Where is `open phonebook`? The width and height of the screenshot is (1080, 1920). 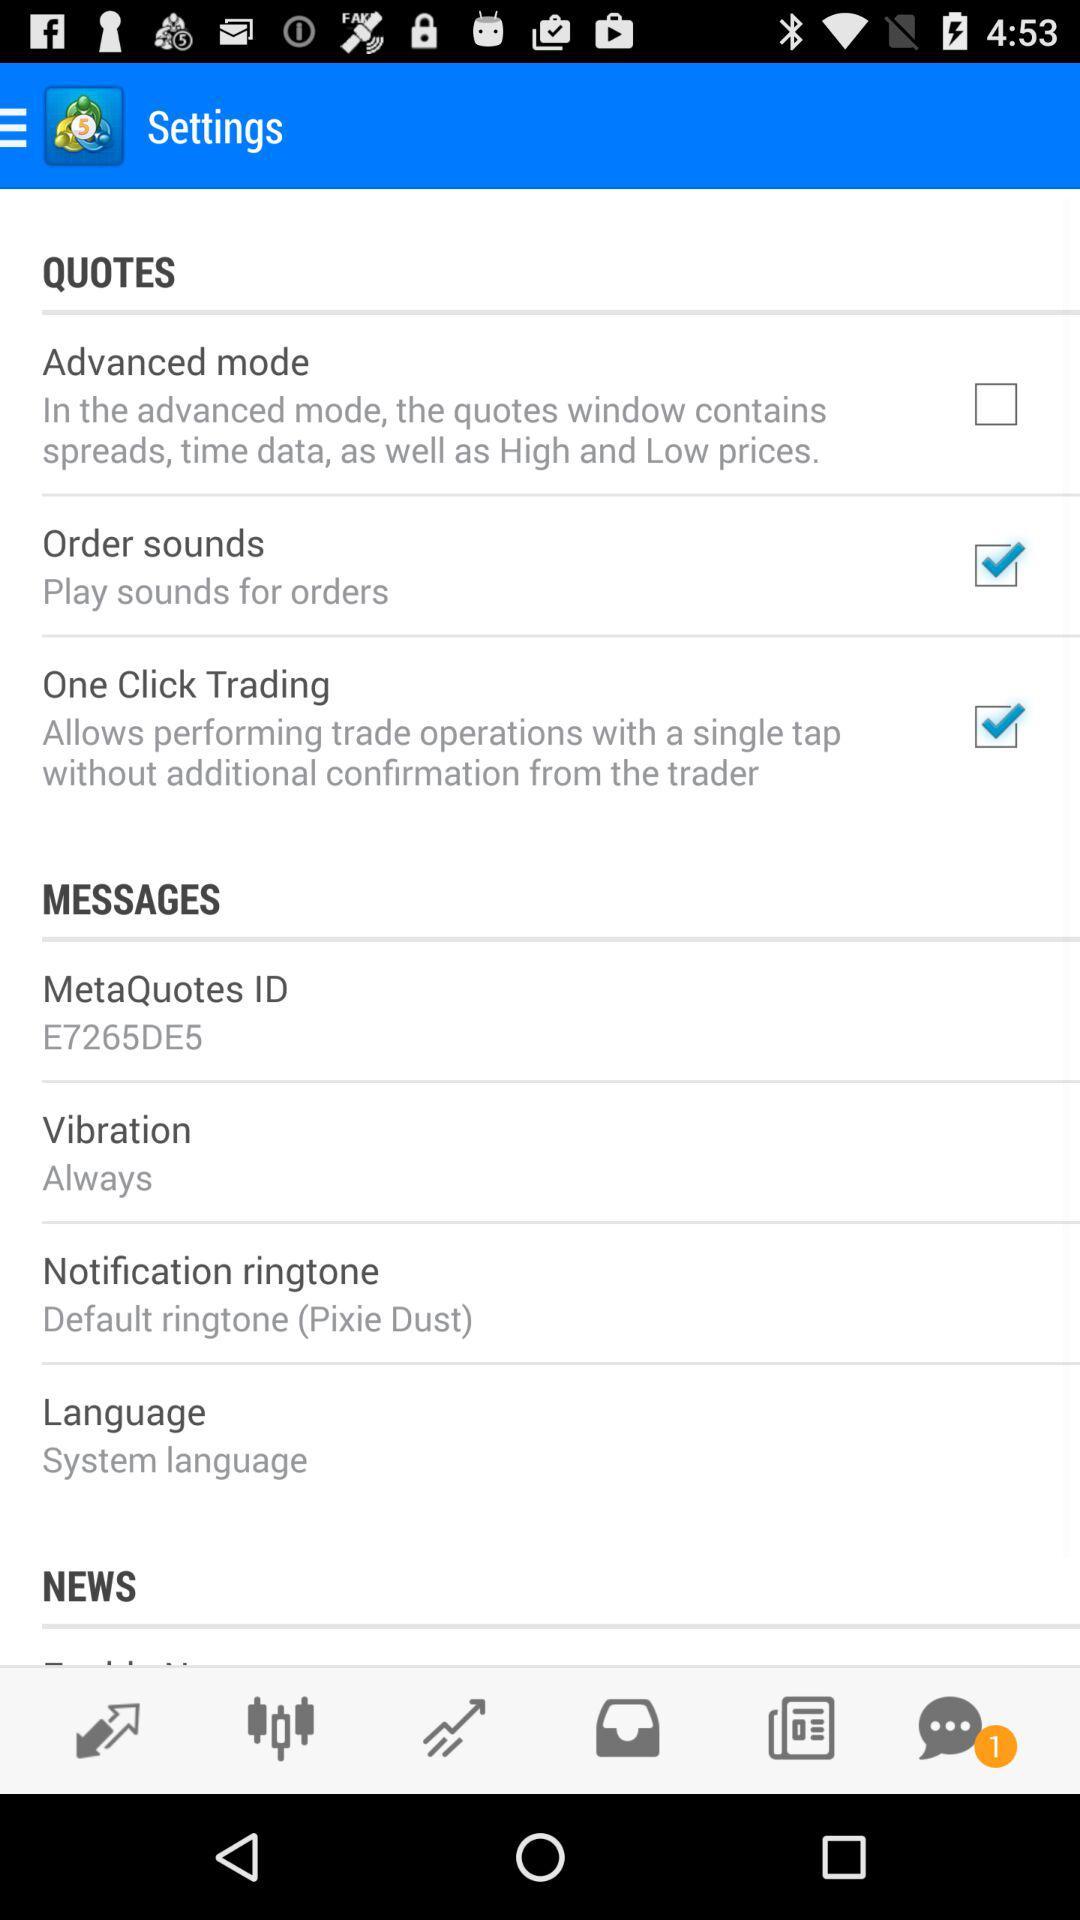 open phonebook is located at coordinates (799, 1727).